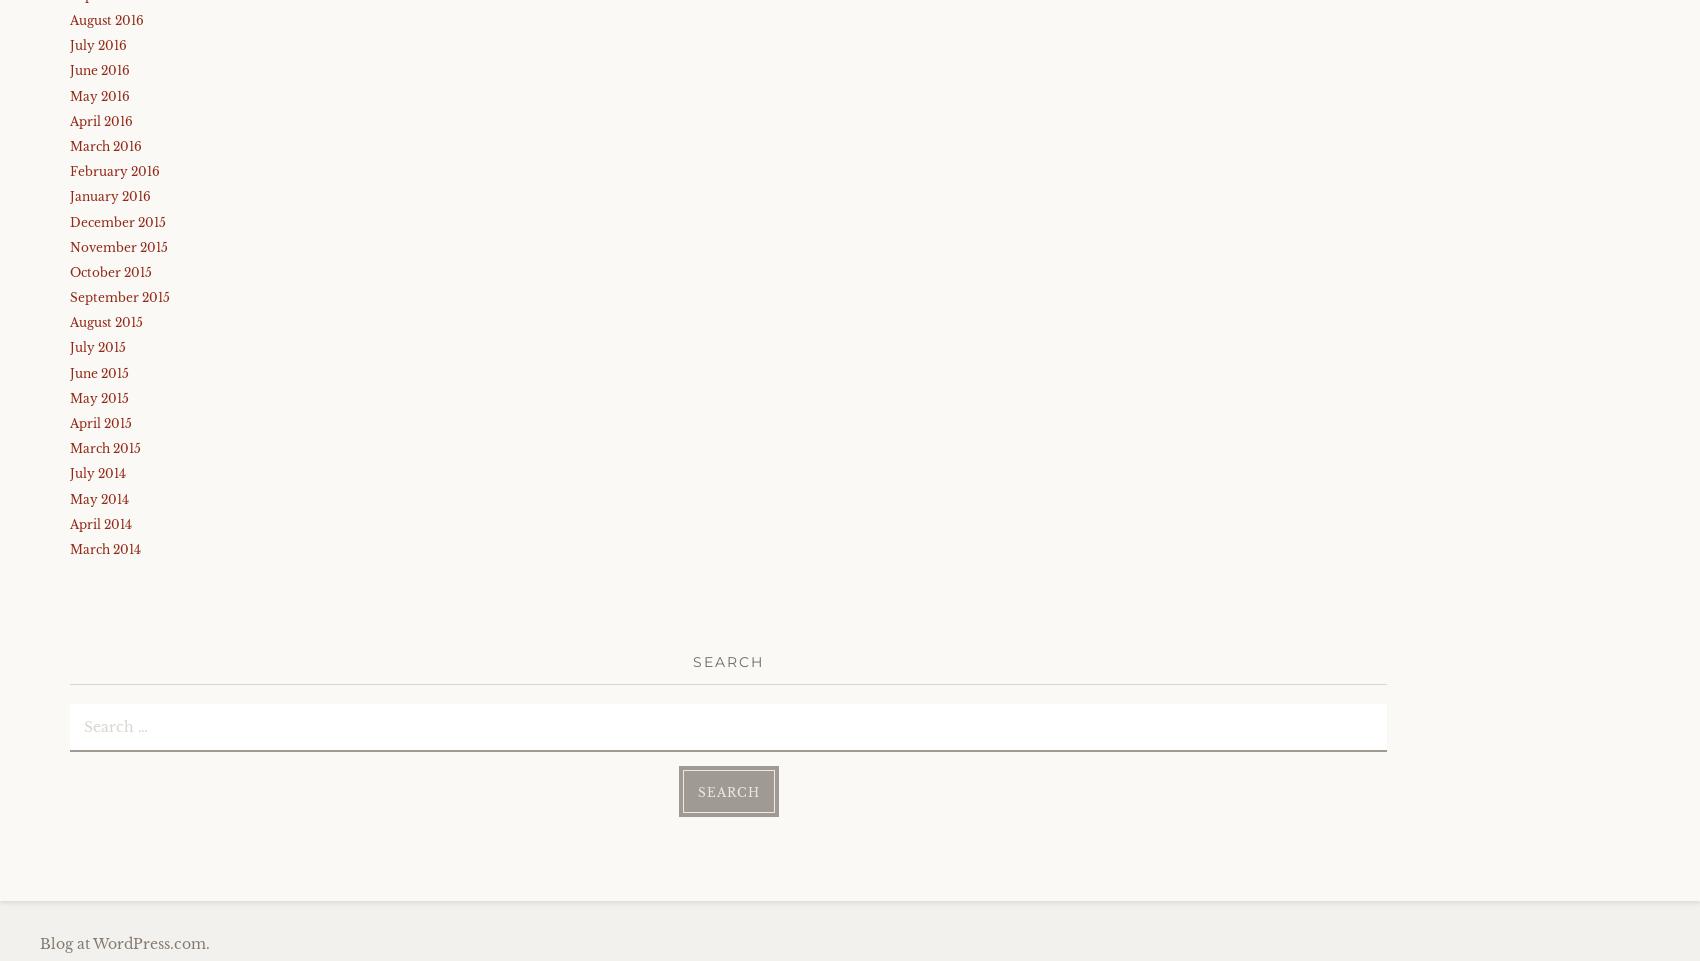 The image size is (1700, 961). Describe the element at coordinates (109, 196) in the screenshot. I see `'January 2016'` at that location.